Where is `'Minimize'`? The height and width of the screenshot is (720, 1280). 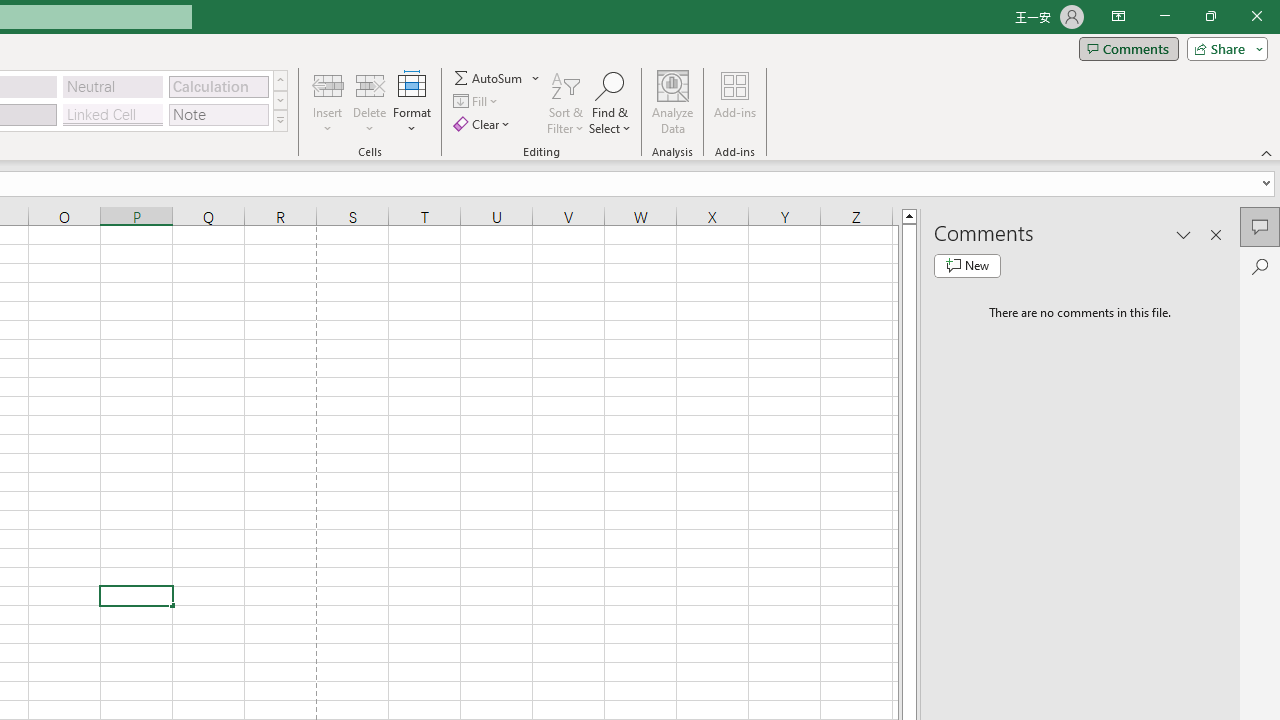 'Minimize' is located at coordinates (1164, 16).